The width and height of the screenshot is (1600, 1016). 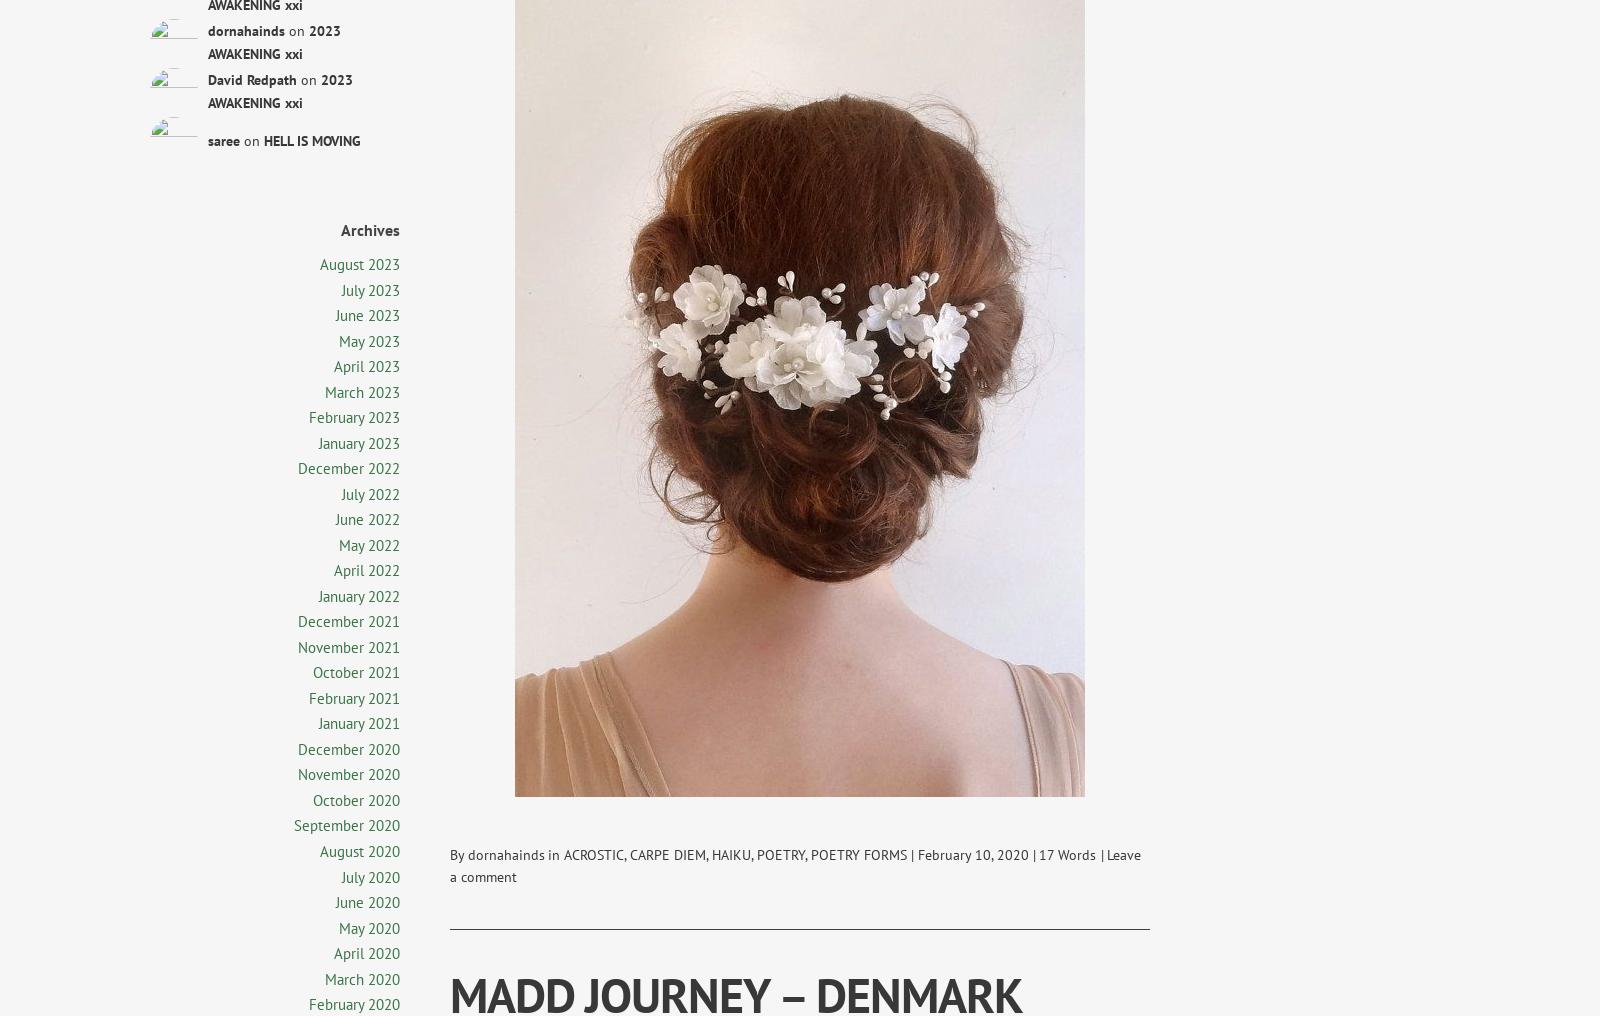 I want to click on 'POETRY', so click(x=780, y=854).